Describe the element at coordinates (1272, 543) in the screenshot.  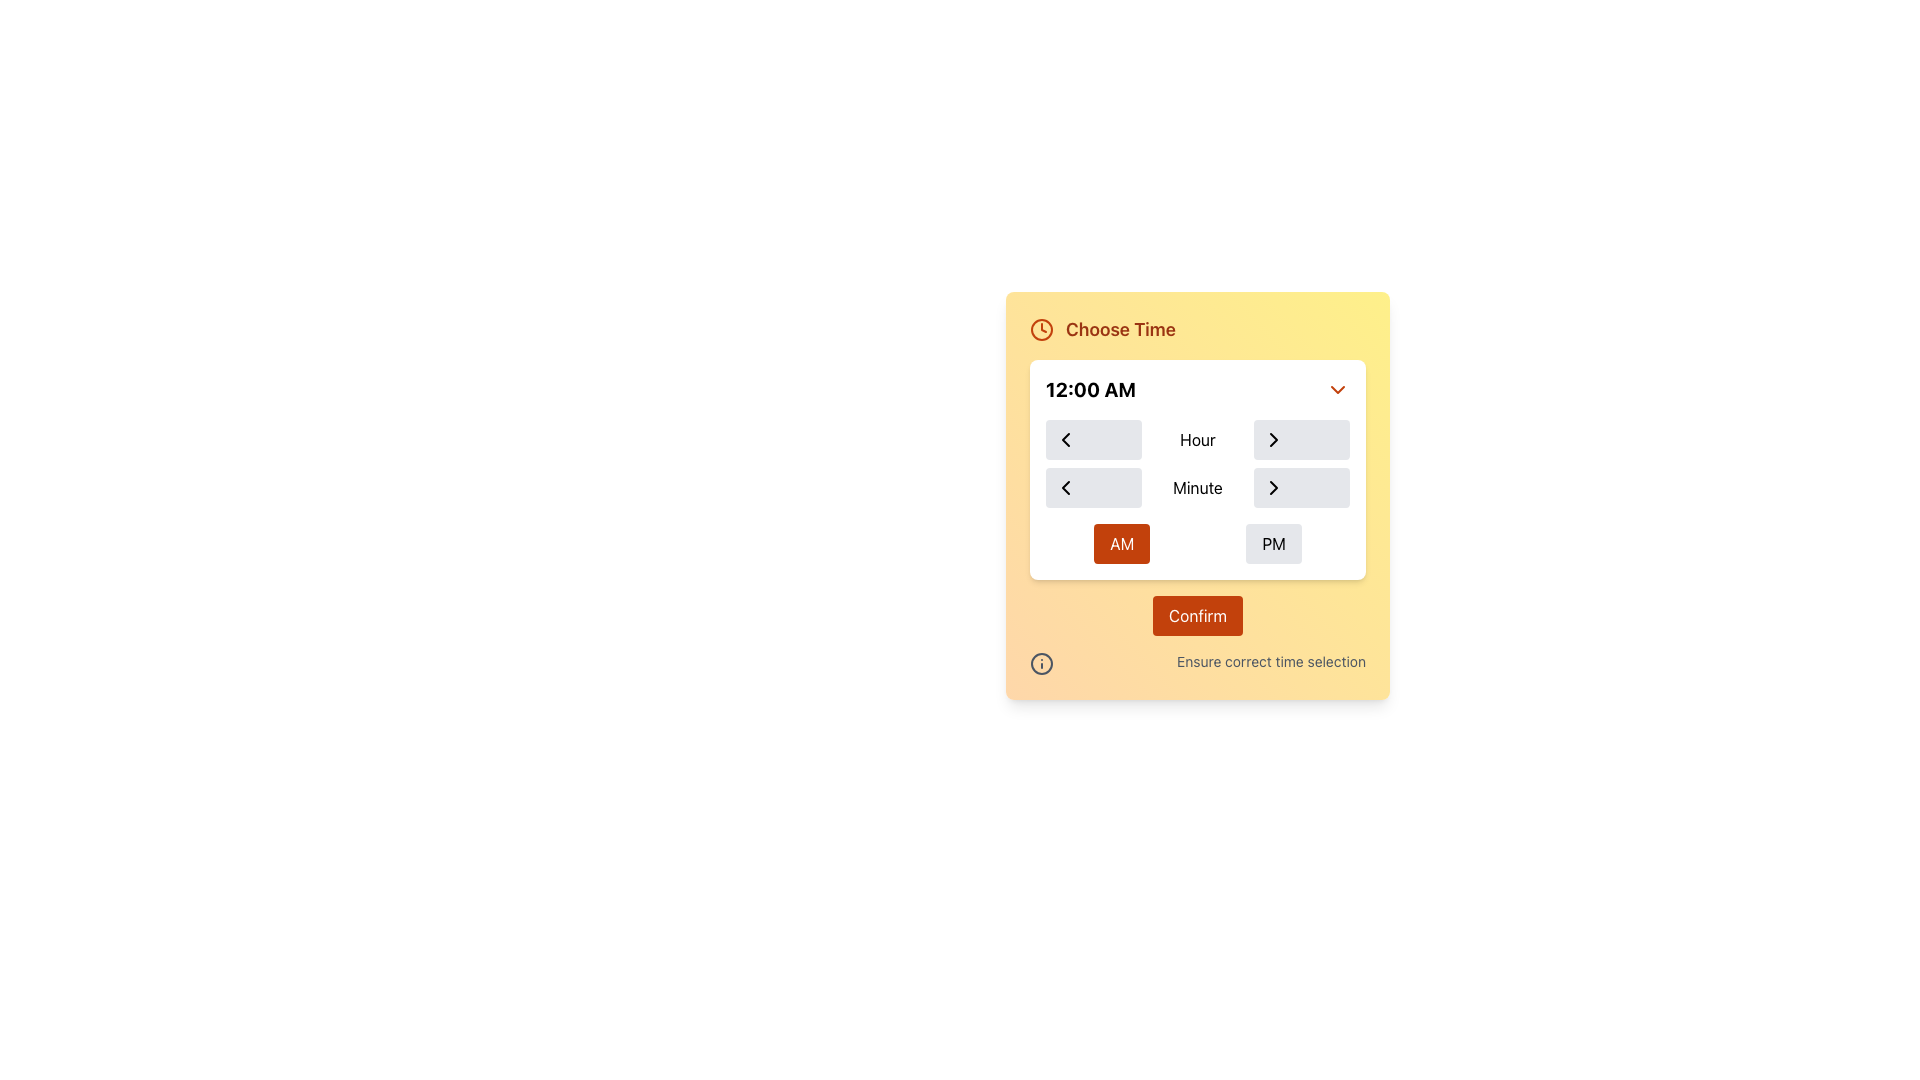
I see `the 'PM' button, which is a rectangular button with a light gray background and black text, located to the right of the 'AM' button in the time selection panel` at that location.